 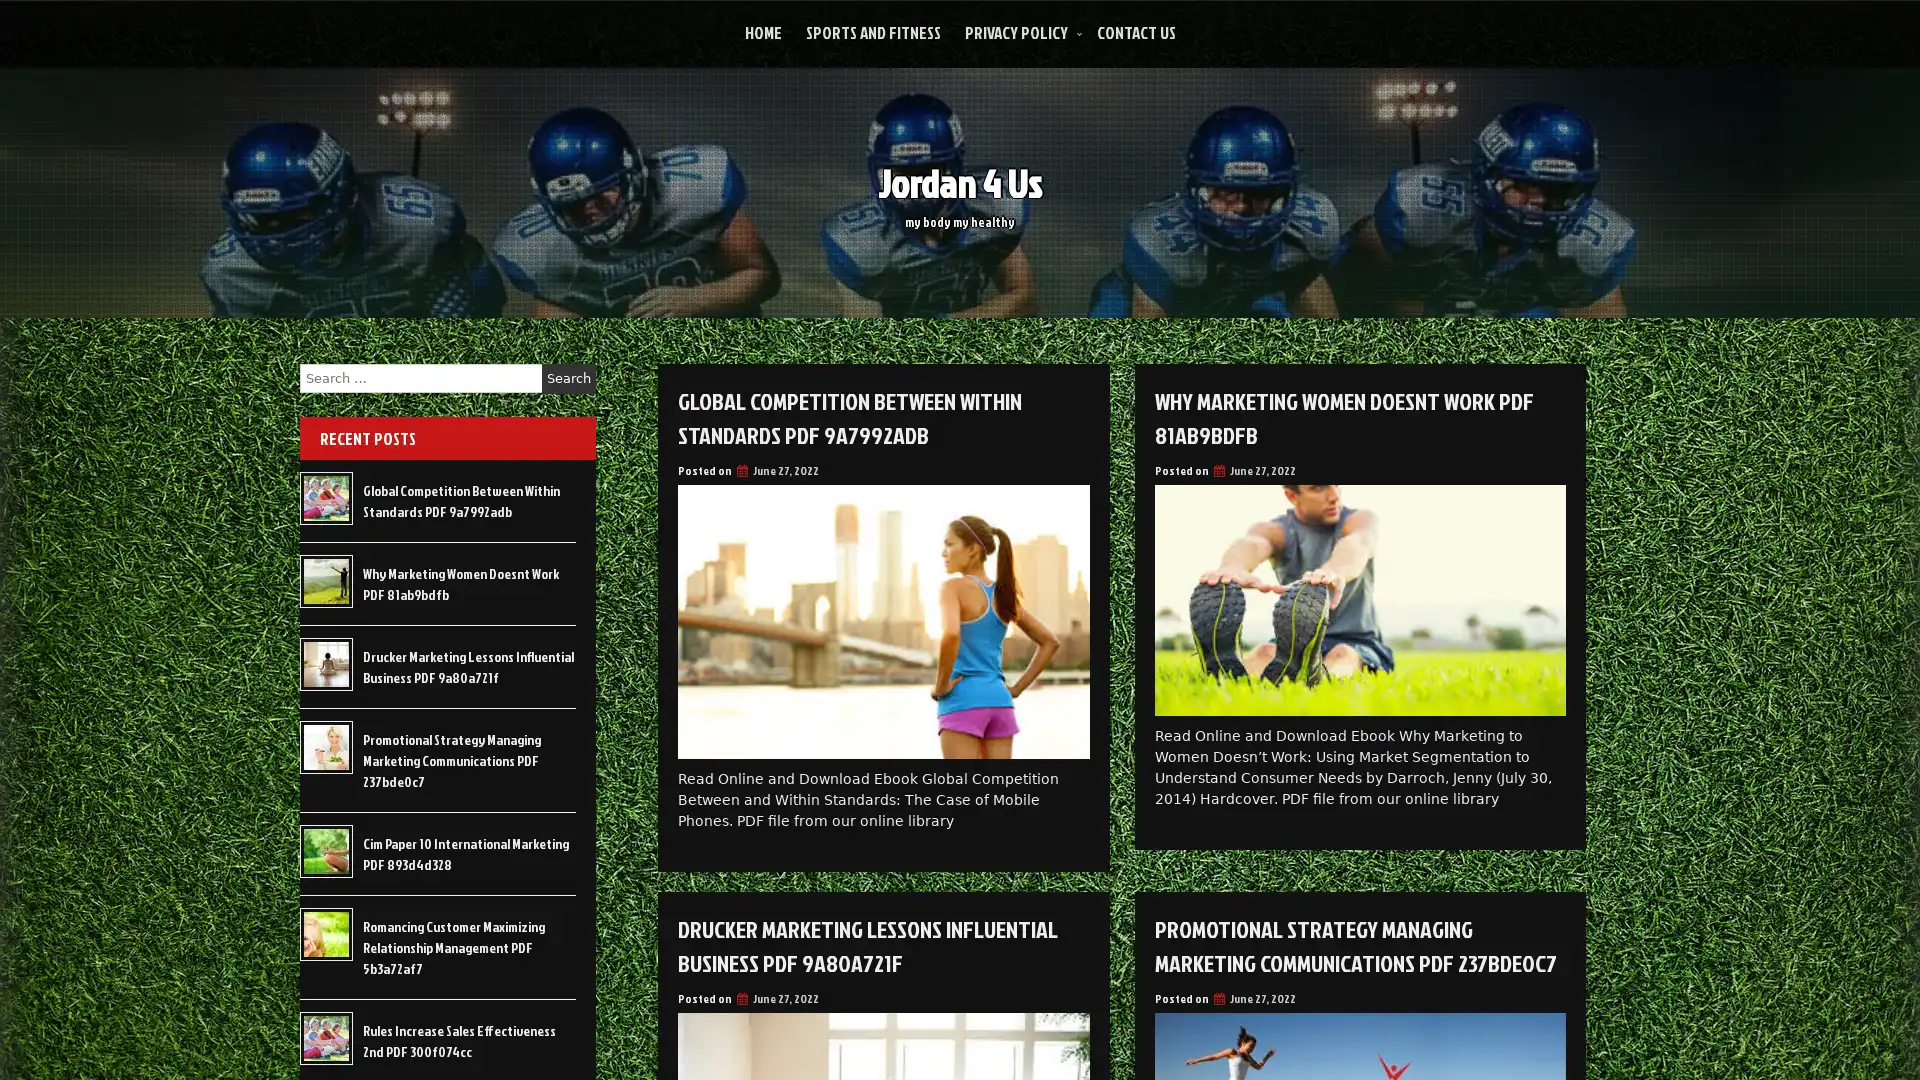 What do you see at coordinates (568, 378) in the screenshot?
I see `Search` at bounding box center [568, 378].